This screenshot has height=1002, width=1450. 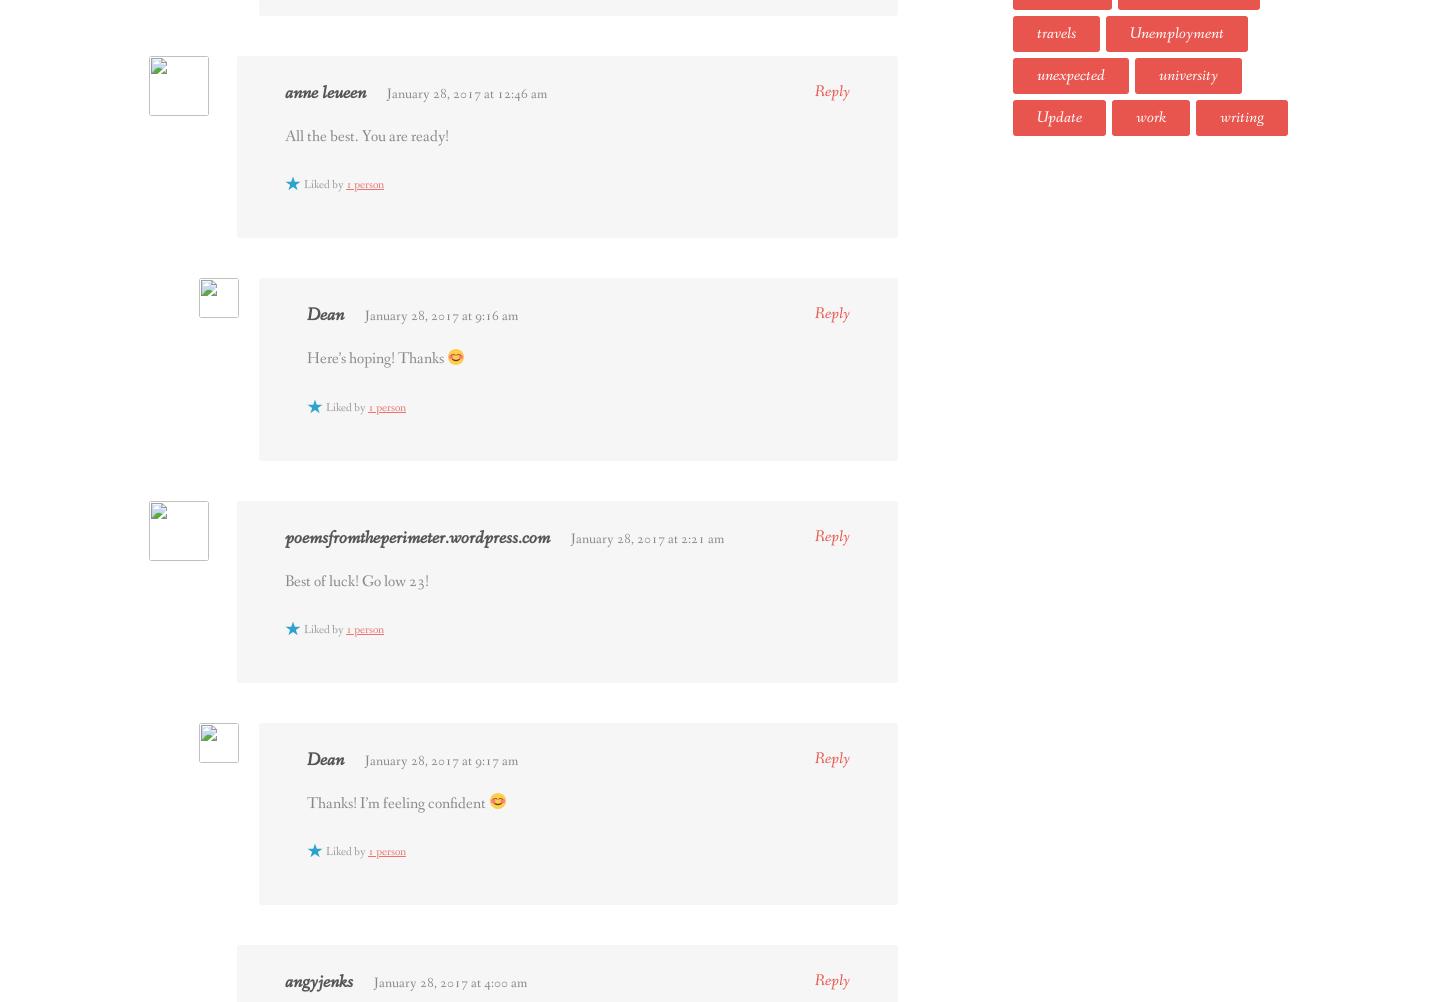 What do you see at coordinates (325, 91) in the screenshot?
I see `'anne leueen'` at bounding box center [325, 91].